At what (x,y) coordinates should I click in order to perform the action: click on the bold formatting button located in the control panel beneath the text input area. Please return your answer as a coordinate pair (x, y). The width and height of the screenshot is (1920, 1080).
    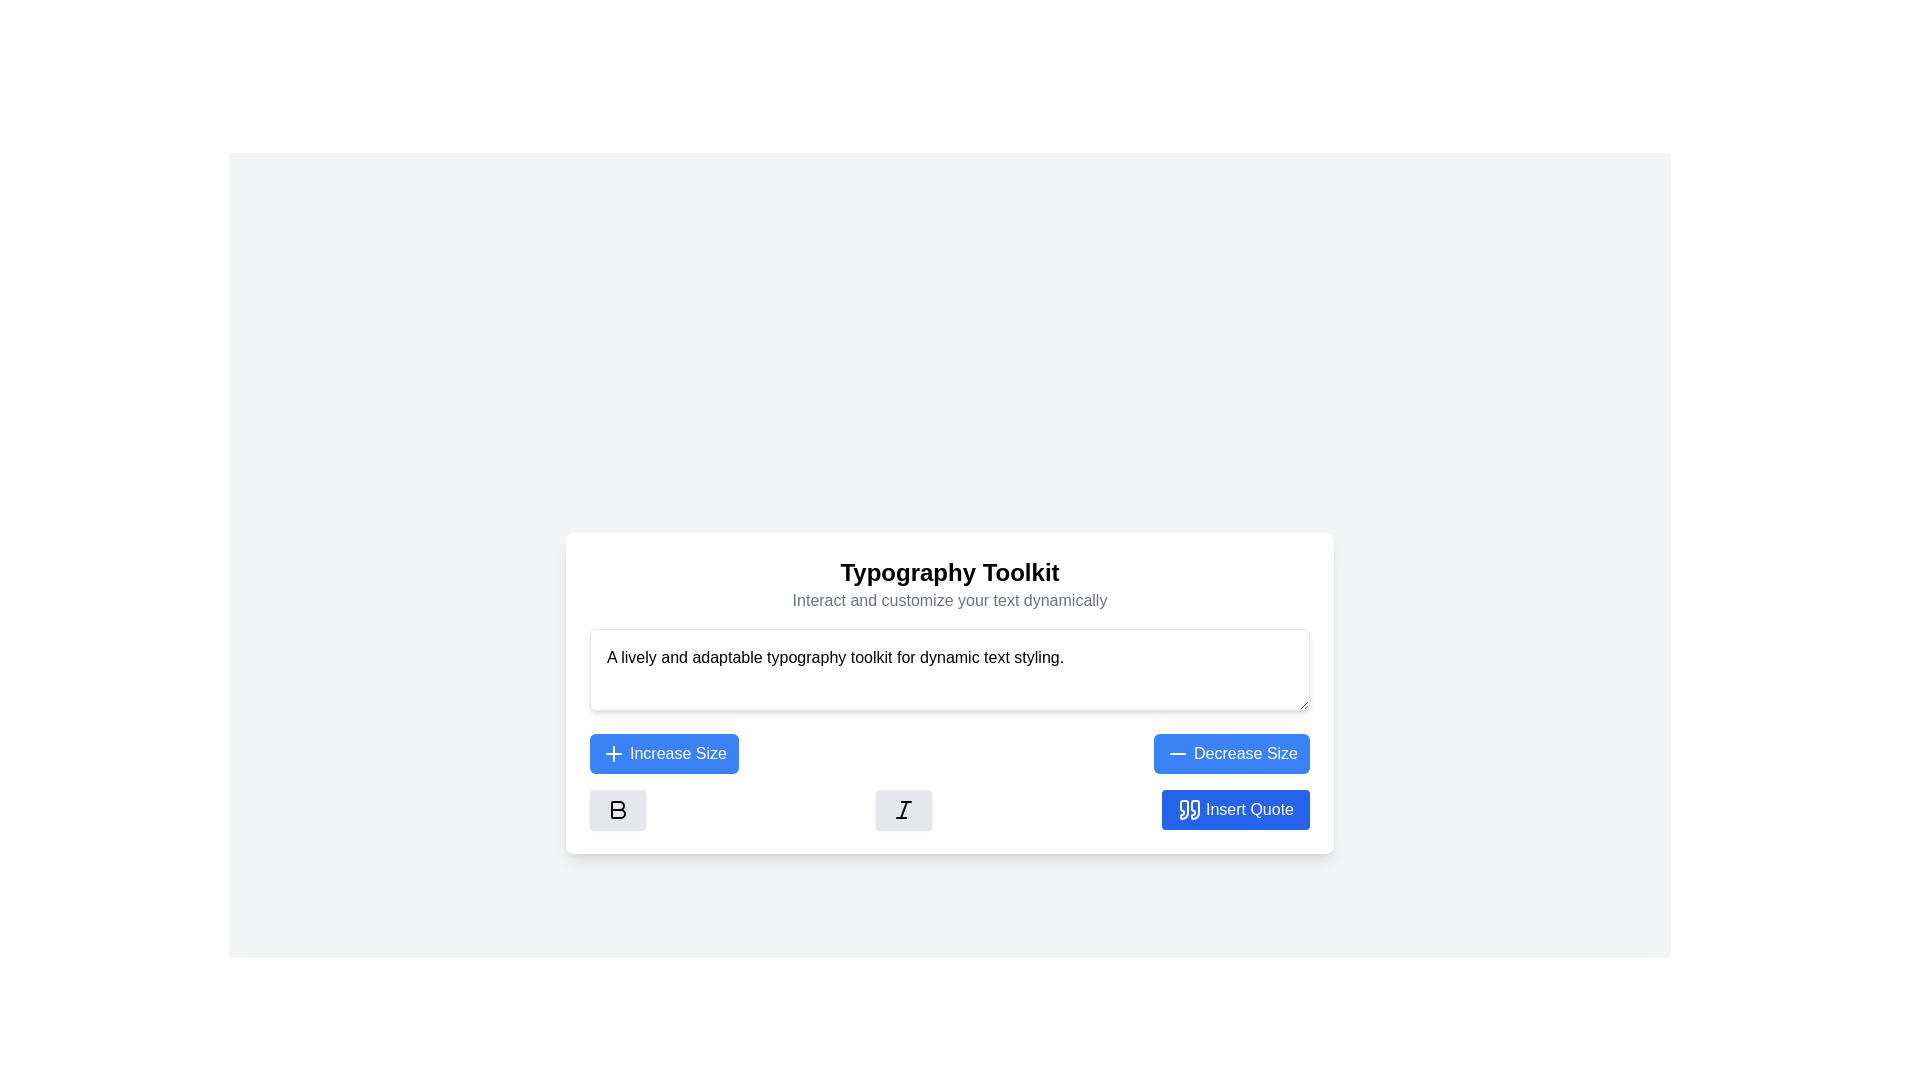
    Looking at the image, I should click on (617, 808).